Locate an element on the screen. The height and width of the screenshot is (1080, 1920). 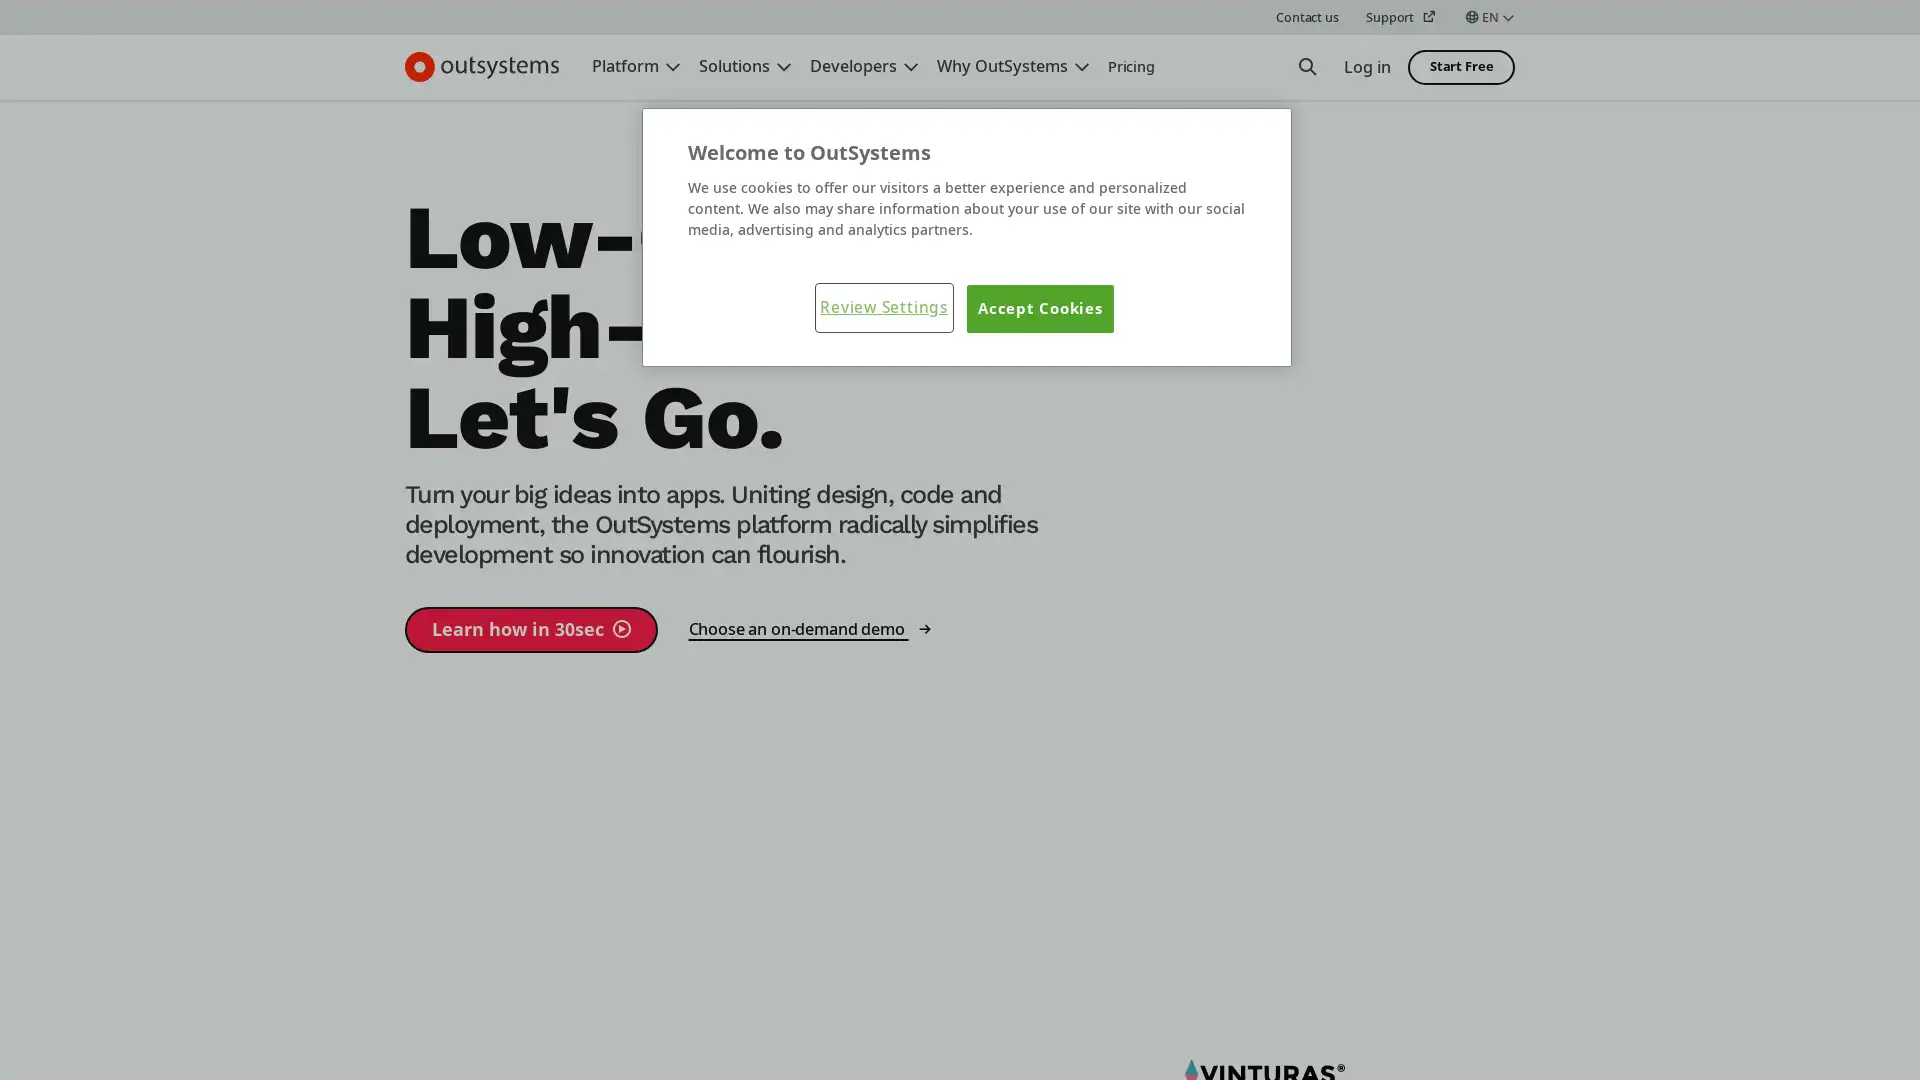
Review Settings is located at coordinates (882, 307).